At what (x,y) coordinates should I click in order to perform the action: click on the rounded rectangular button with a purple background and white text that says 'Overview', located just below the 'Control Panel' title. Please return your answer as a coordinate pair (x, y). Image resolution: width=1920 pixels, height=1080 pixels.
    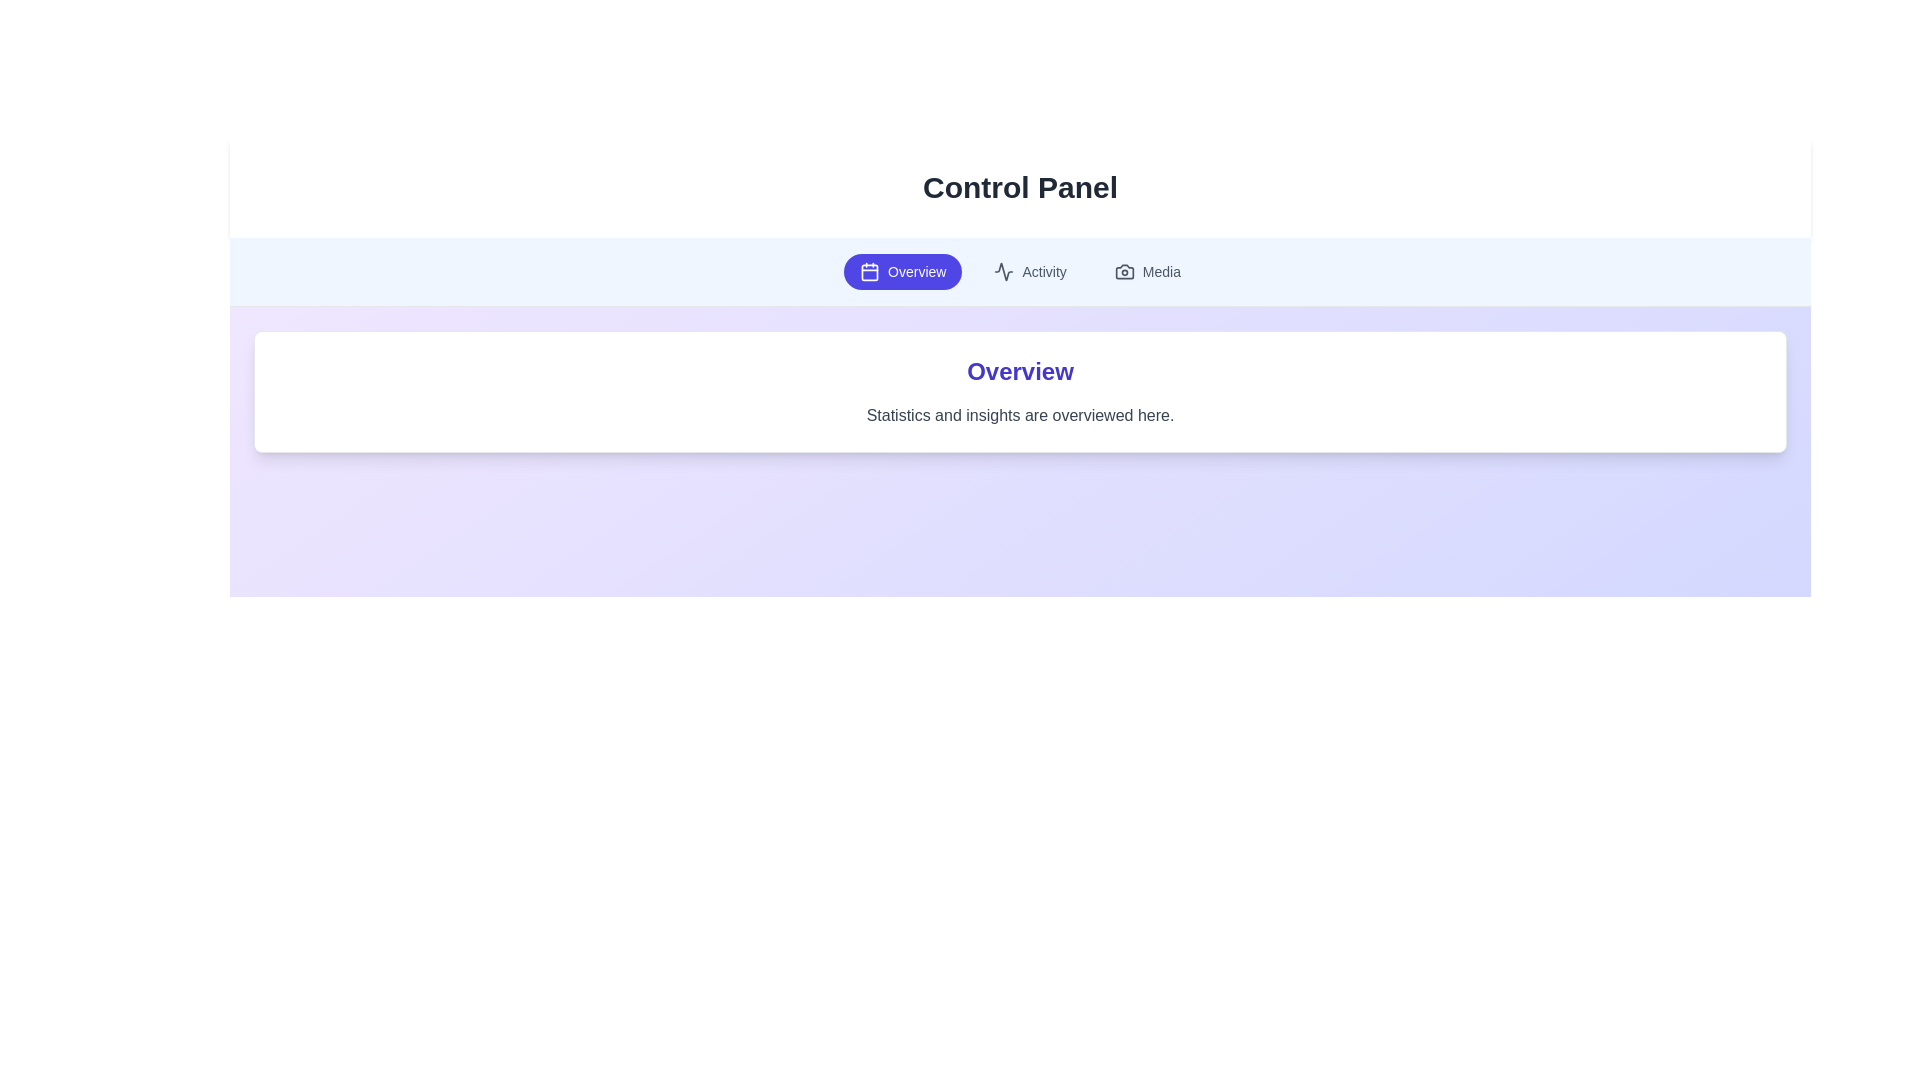
    Looking at the image, I should click on (902, 272).